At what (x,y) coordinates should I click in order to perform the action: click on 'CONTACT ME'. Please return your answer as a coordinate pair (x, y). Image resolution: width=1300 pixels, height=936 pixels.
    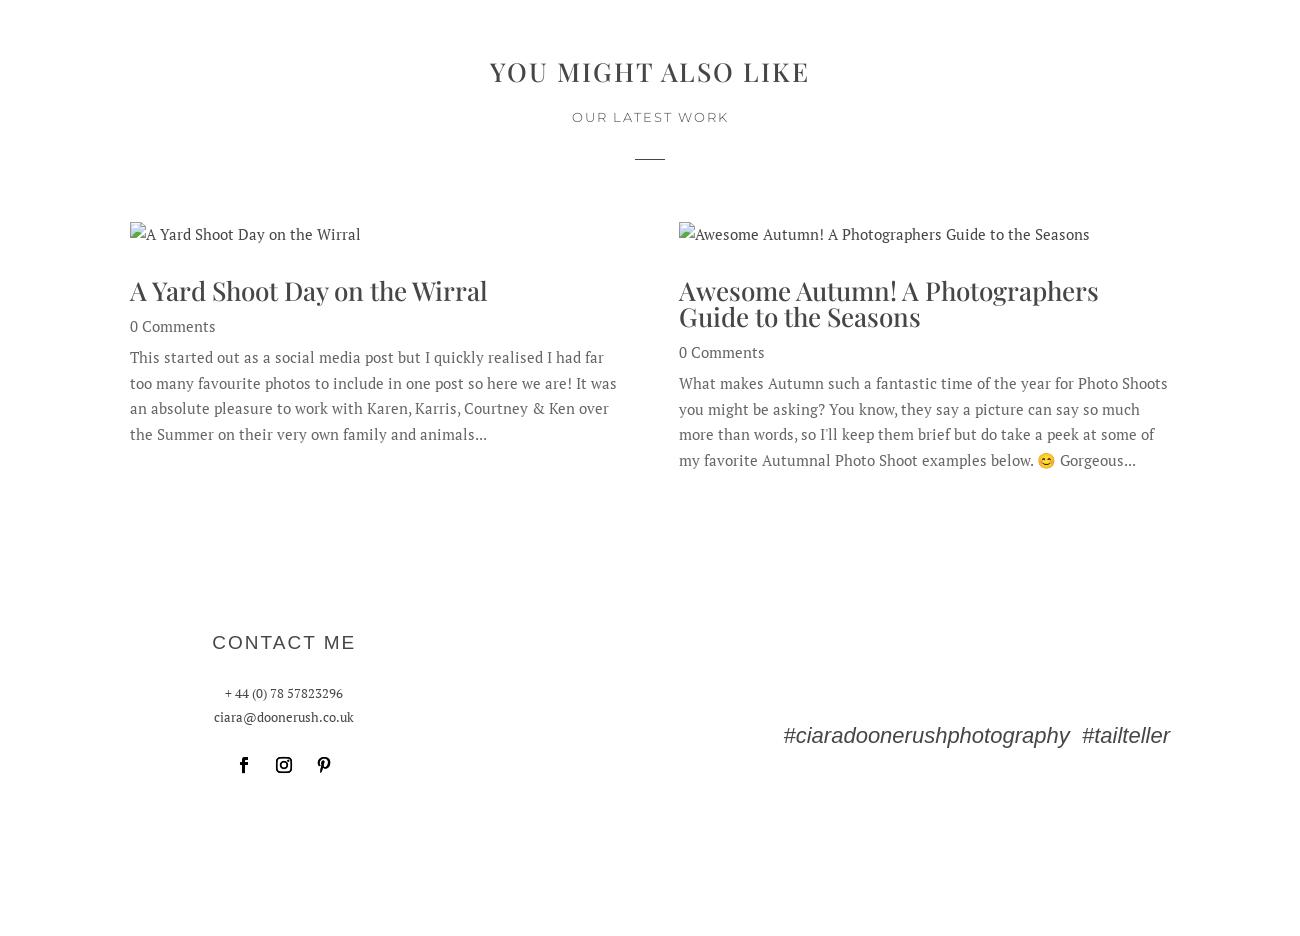
    Looking at the image, I should click on (284, 641).